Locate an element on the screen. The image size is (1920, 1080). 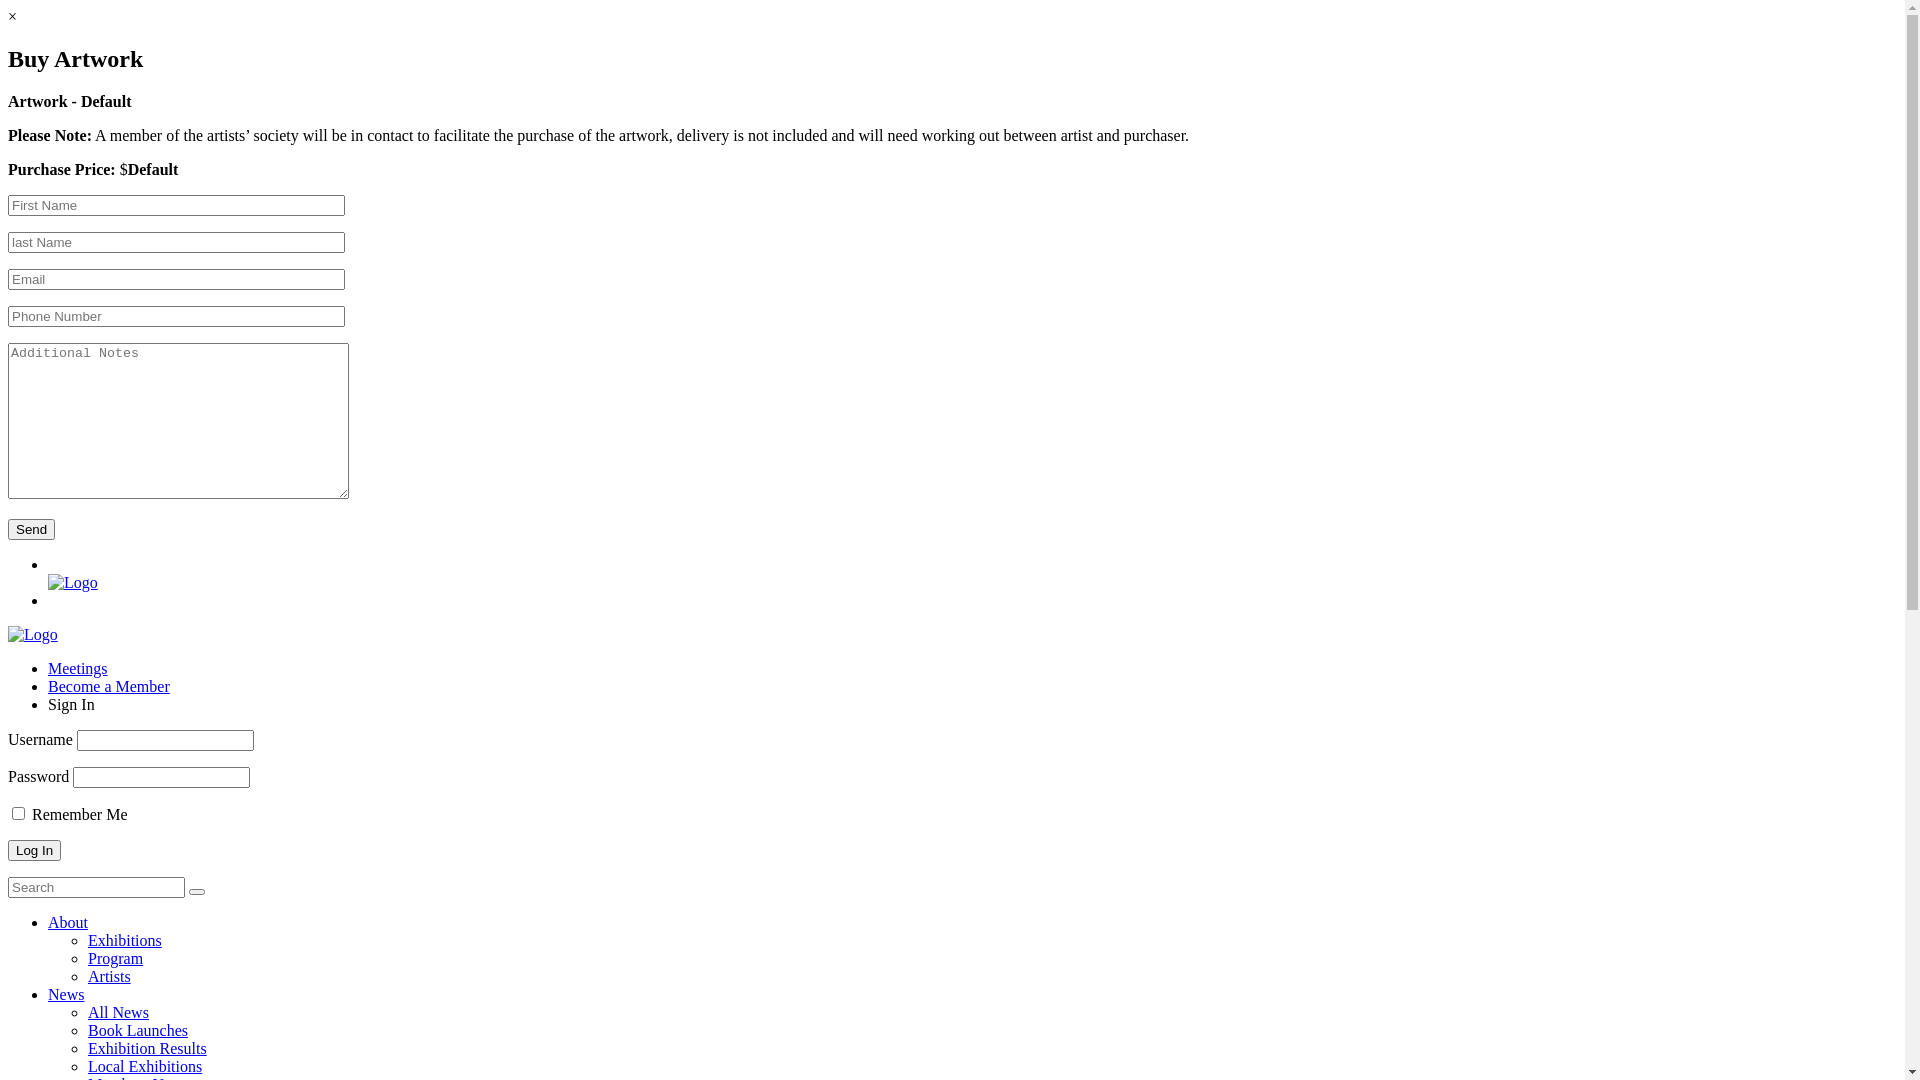
'Sign In' is located at coordinates (71, 703).